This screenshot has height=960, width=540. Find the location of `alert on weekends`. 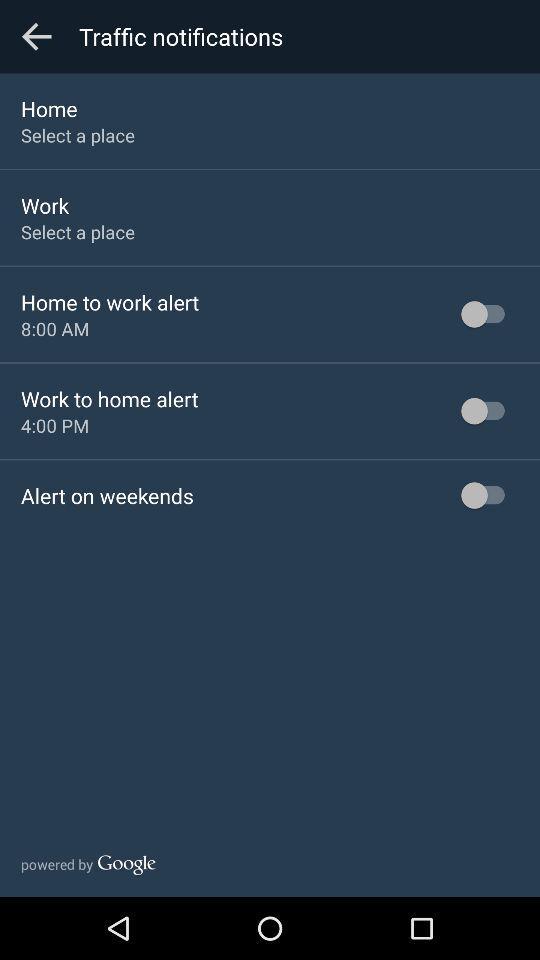

alert on weekends is located at coordinates (107, 494).